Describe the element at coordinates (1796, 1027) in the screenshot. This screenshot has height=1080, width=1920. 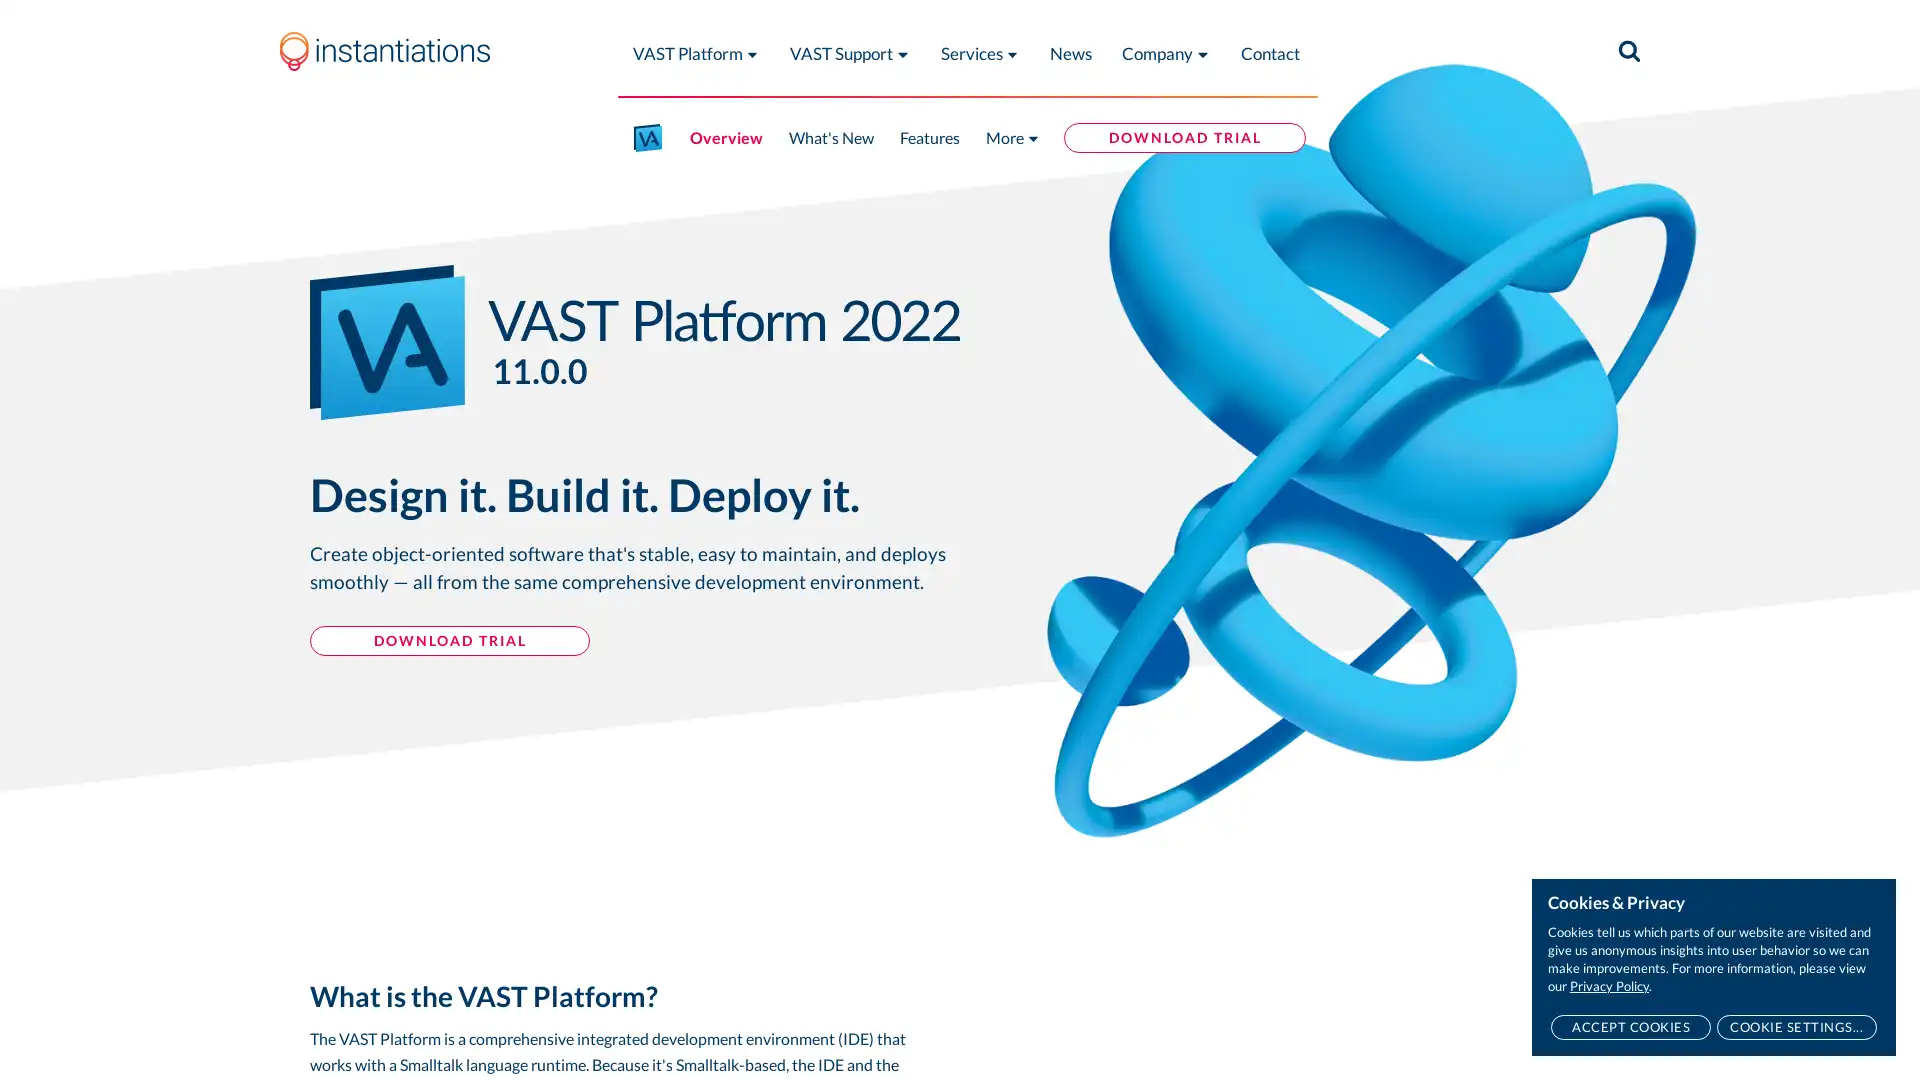
I see `COOKIE SETTINGS...` at that location.